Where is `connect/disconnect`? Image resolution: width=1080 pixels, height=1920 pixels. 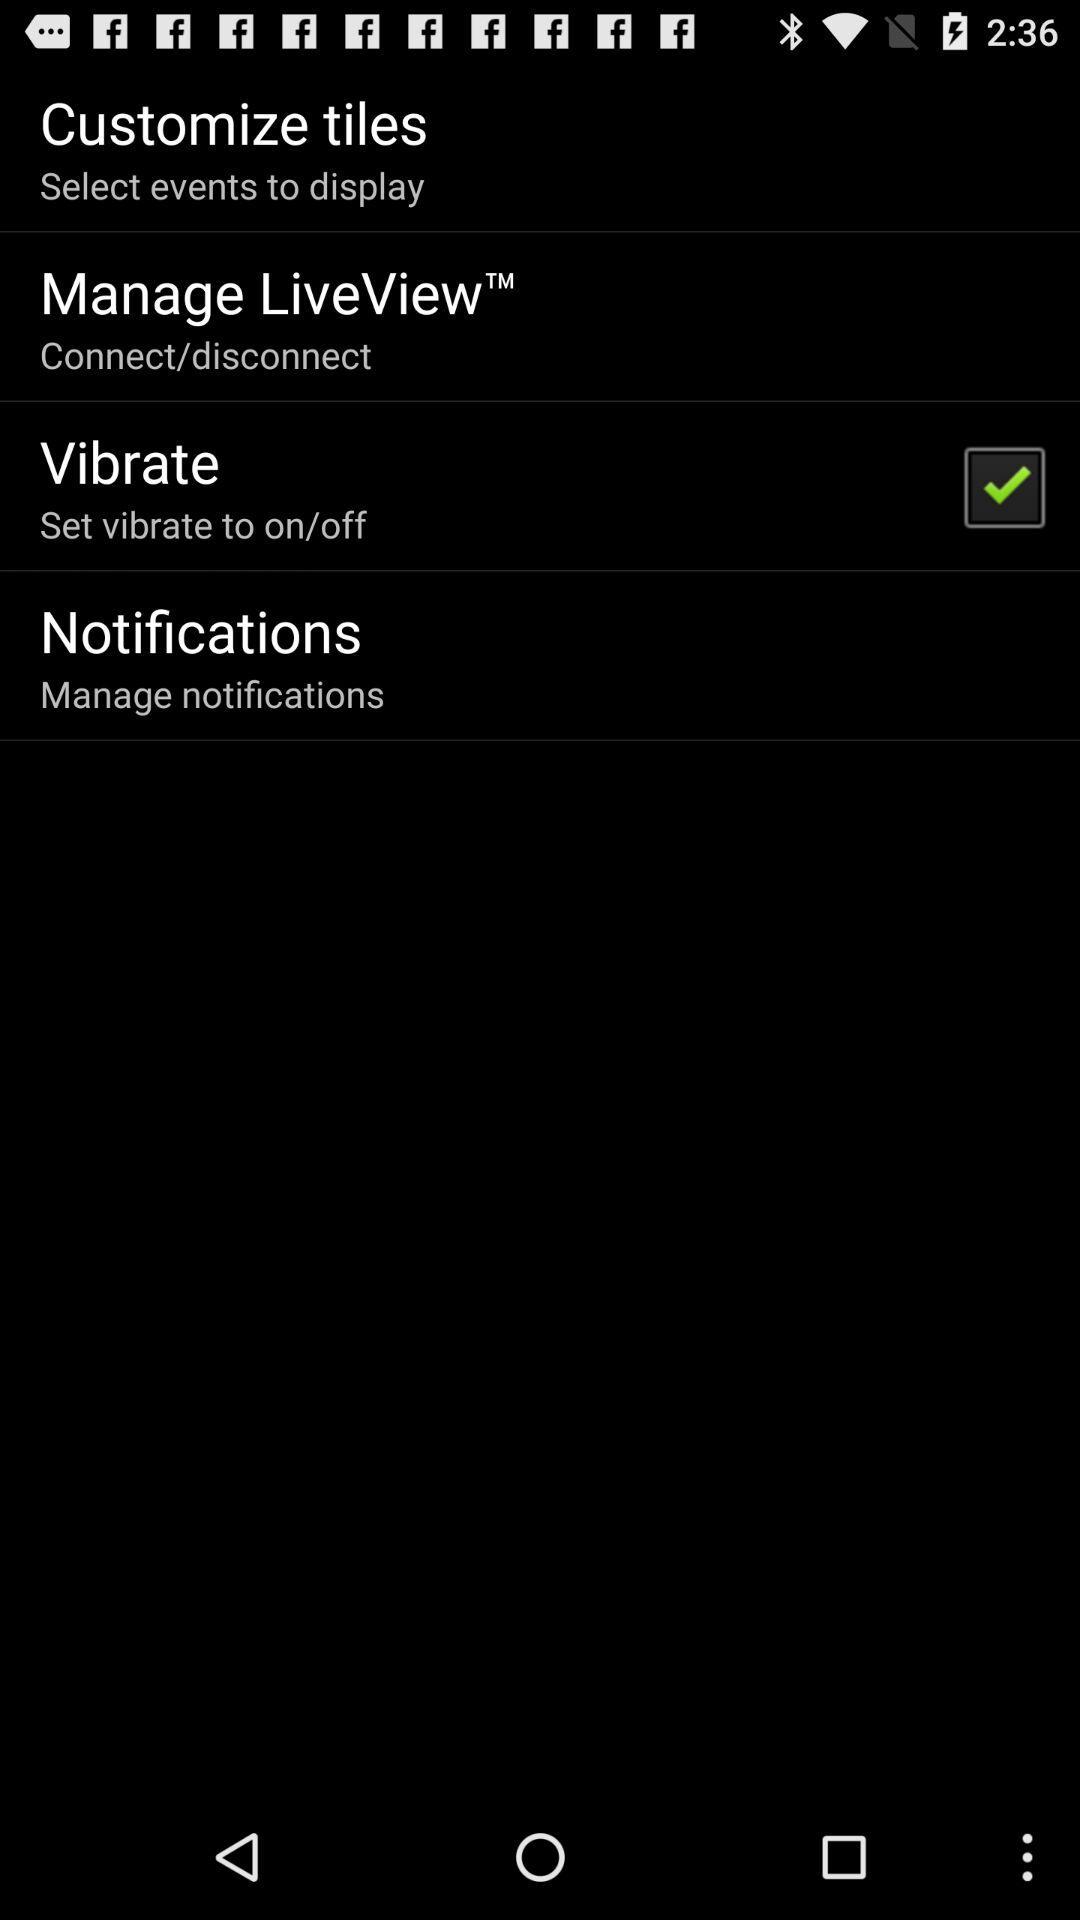
connect/disconnect is located at coordinates (205, 354).